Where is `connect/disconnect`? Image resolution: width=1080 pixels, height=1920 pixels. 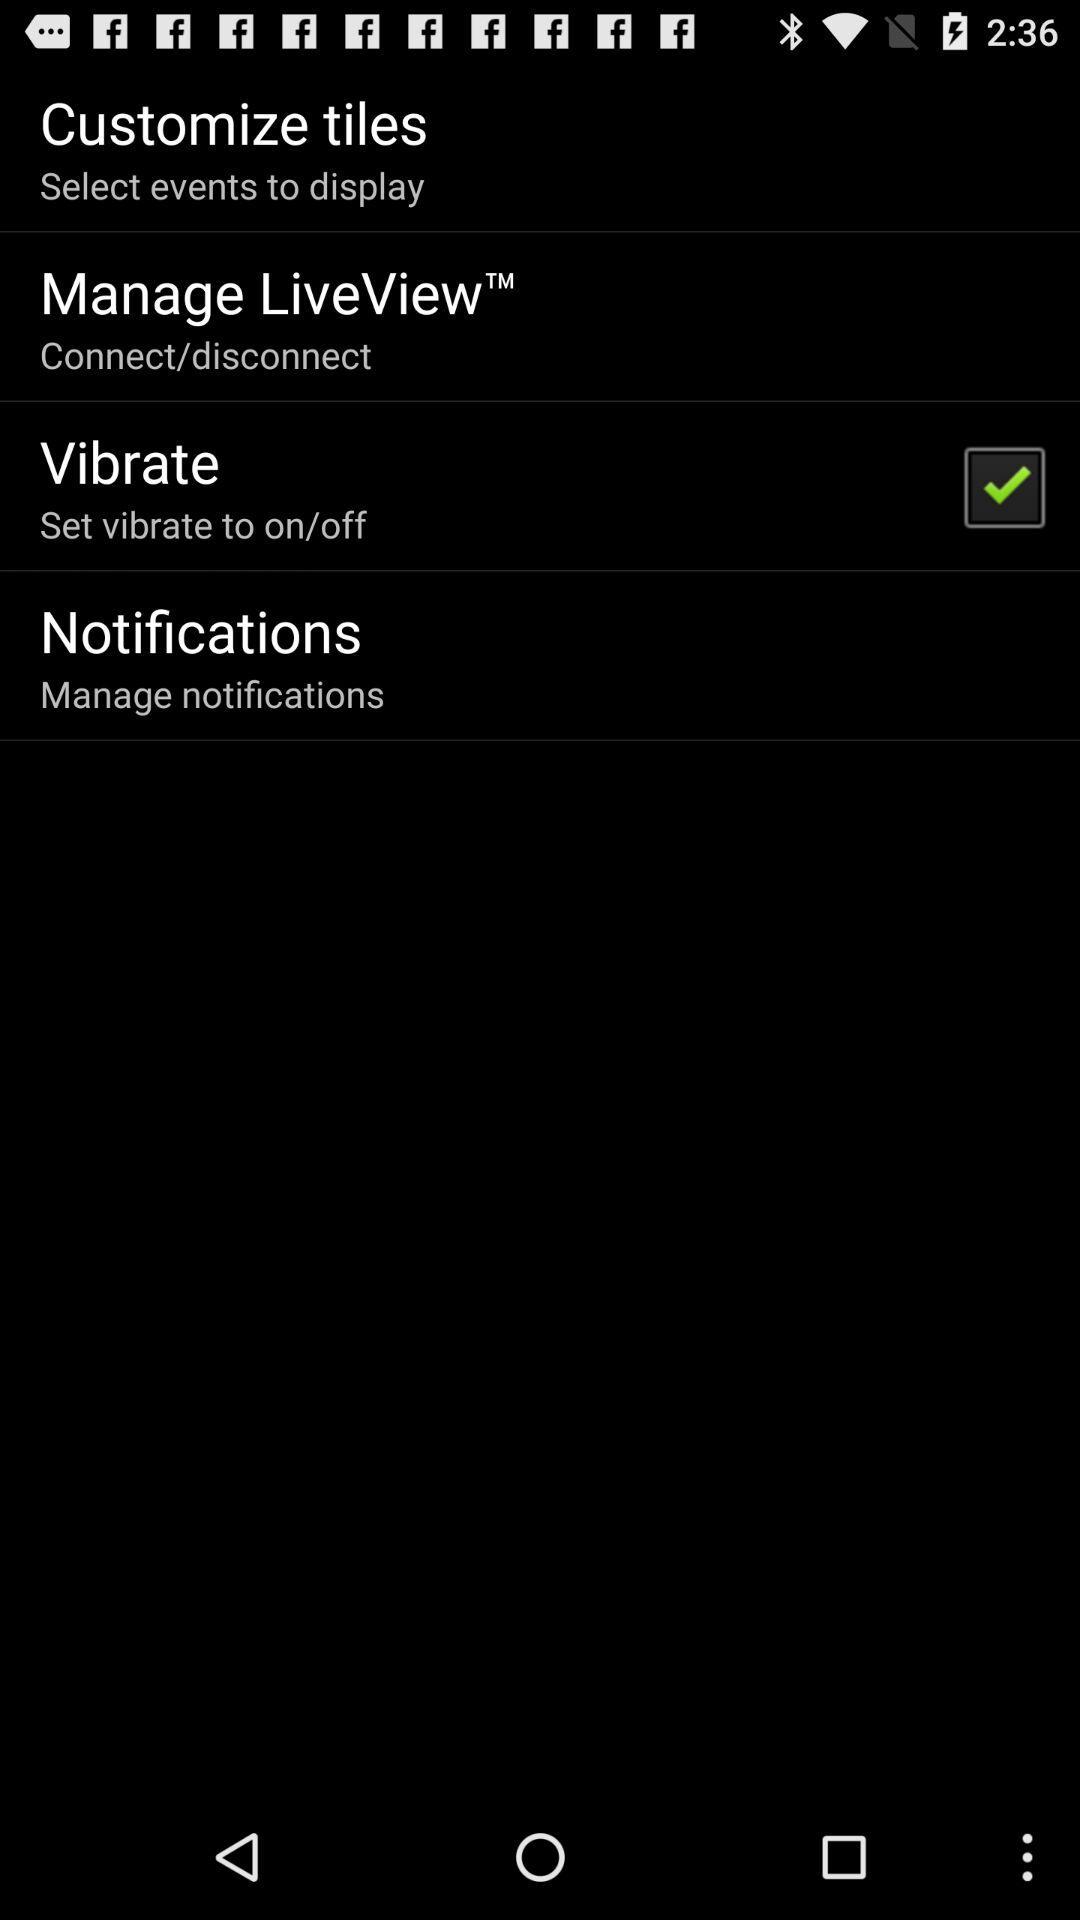
connect/disconnect is located at coordinates (205, 354).